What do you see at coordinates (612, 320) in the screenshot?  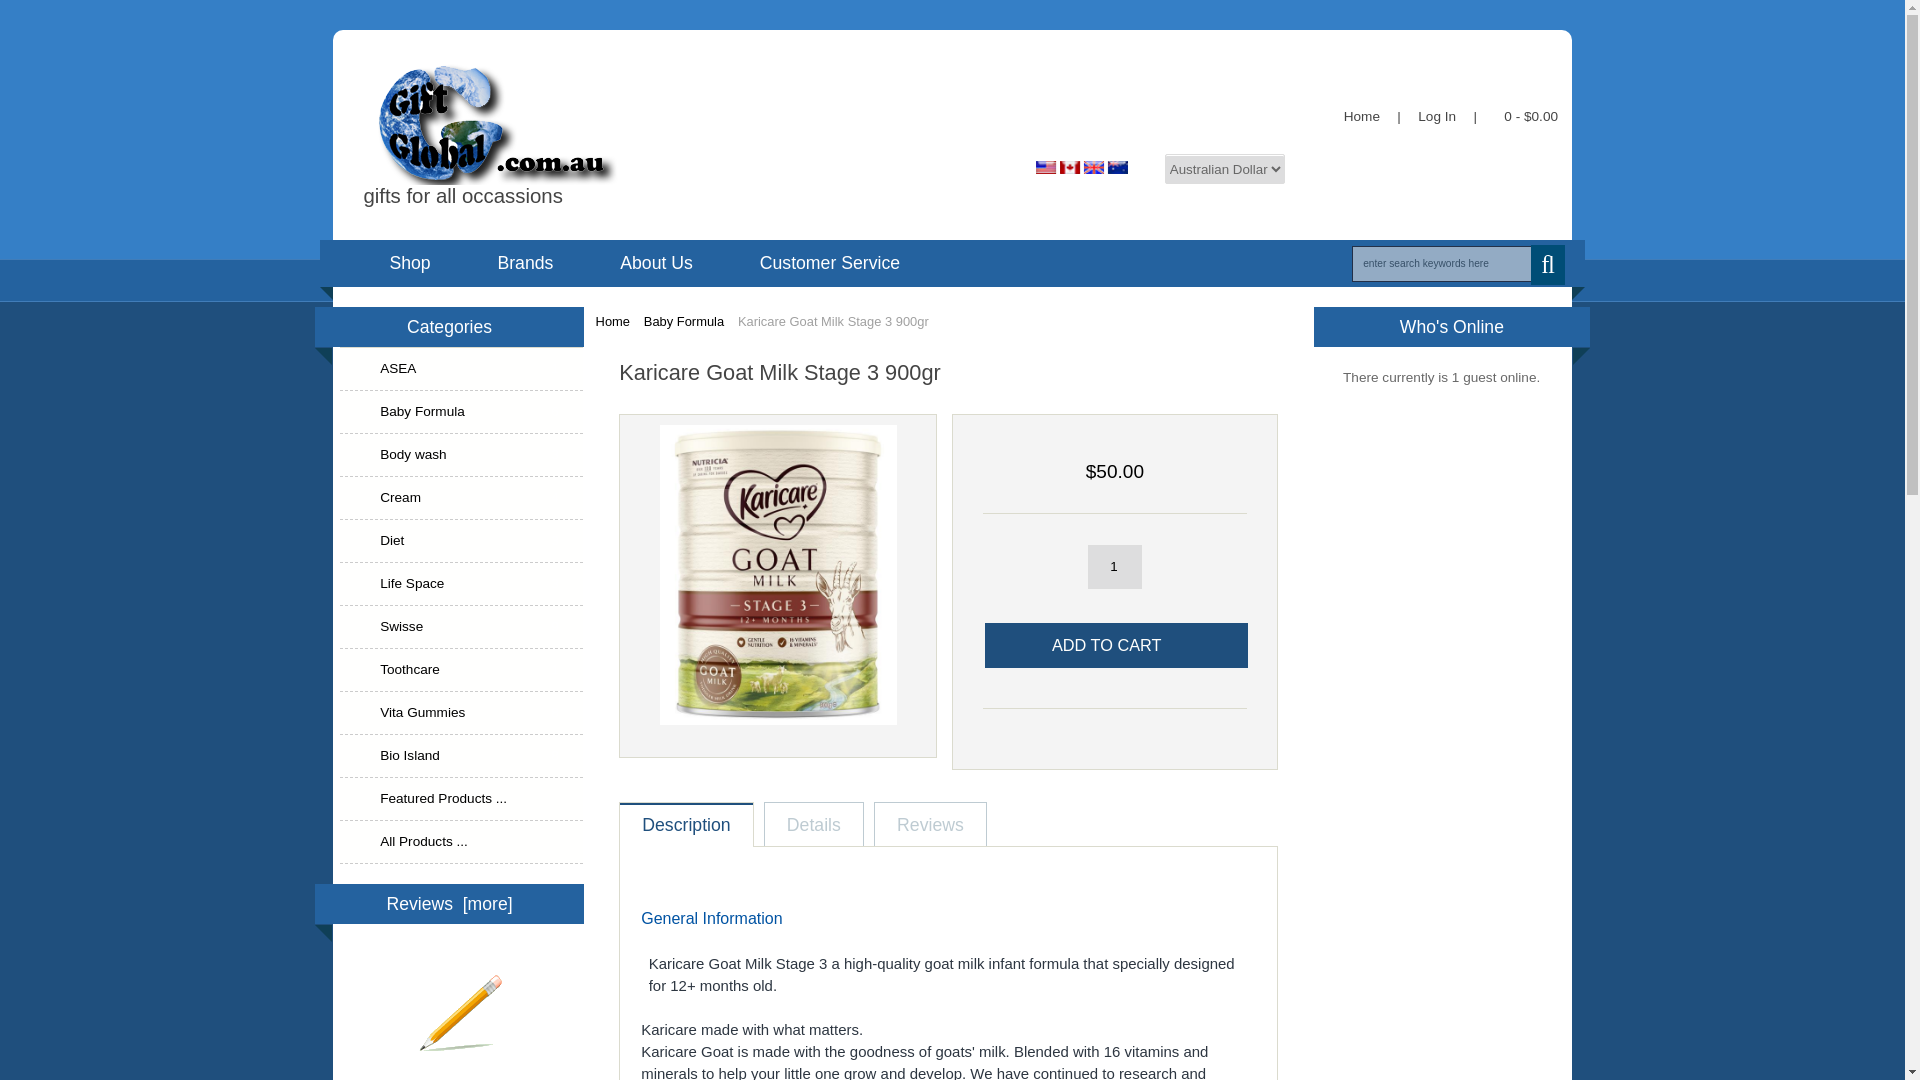 I see `'Home'` at bounding box center [612, 320].